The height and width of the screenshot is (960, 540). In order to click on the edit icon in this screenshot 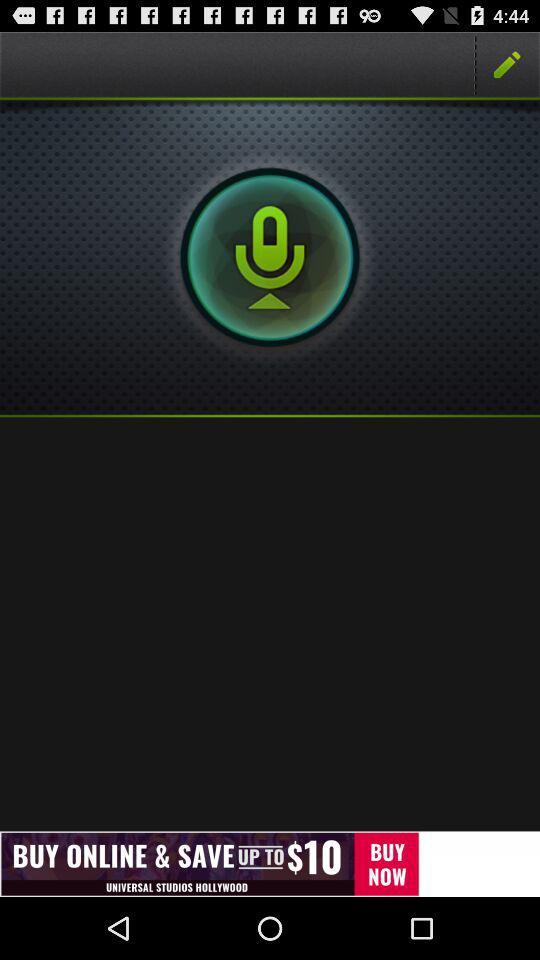, I will do `click(507, 68)`.